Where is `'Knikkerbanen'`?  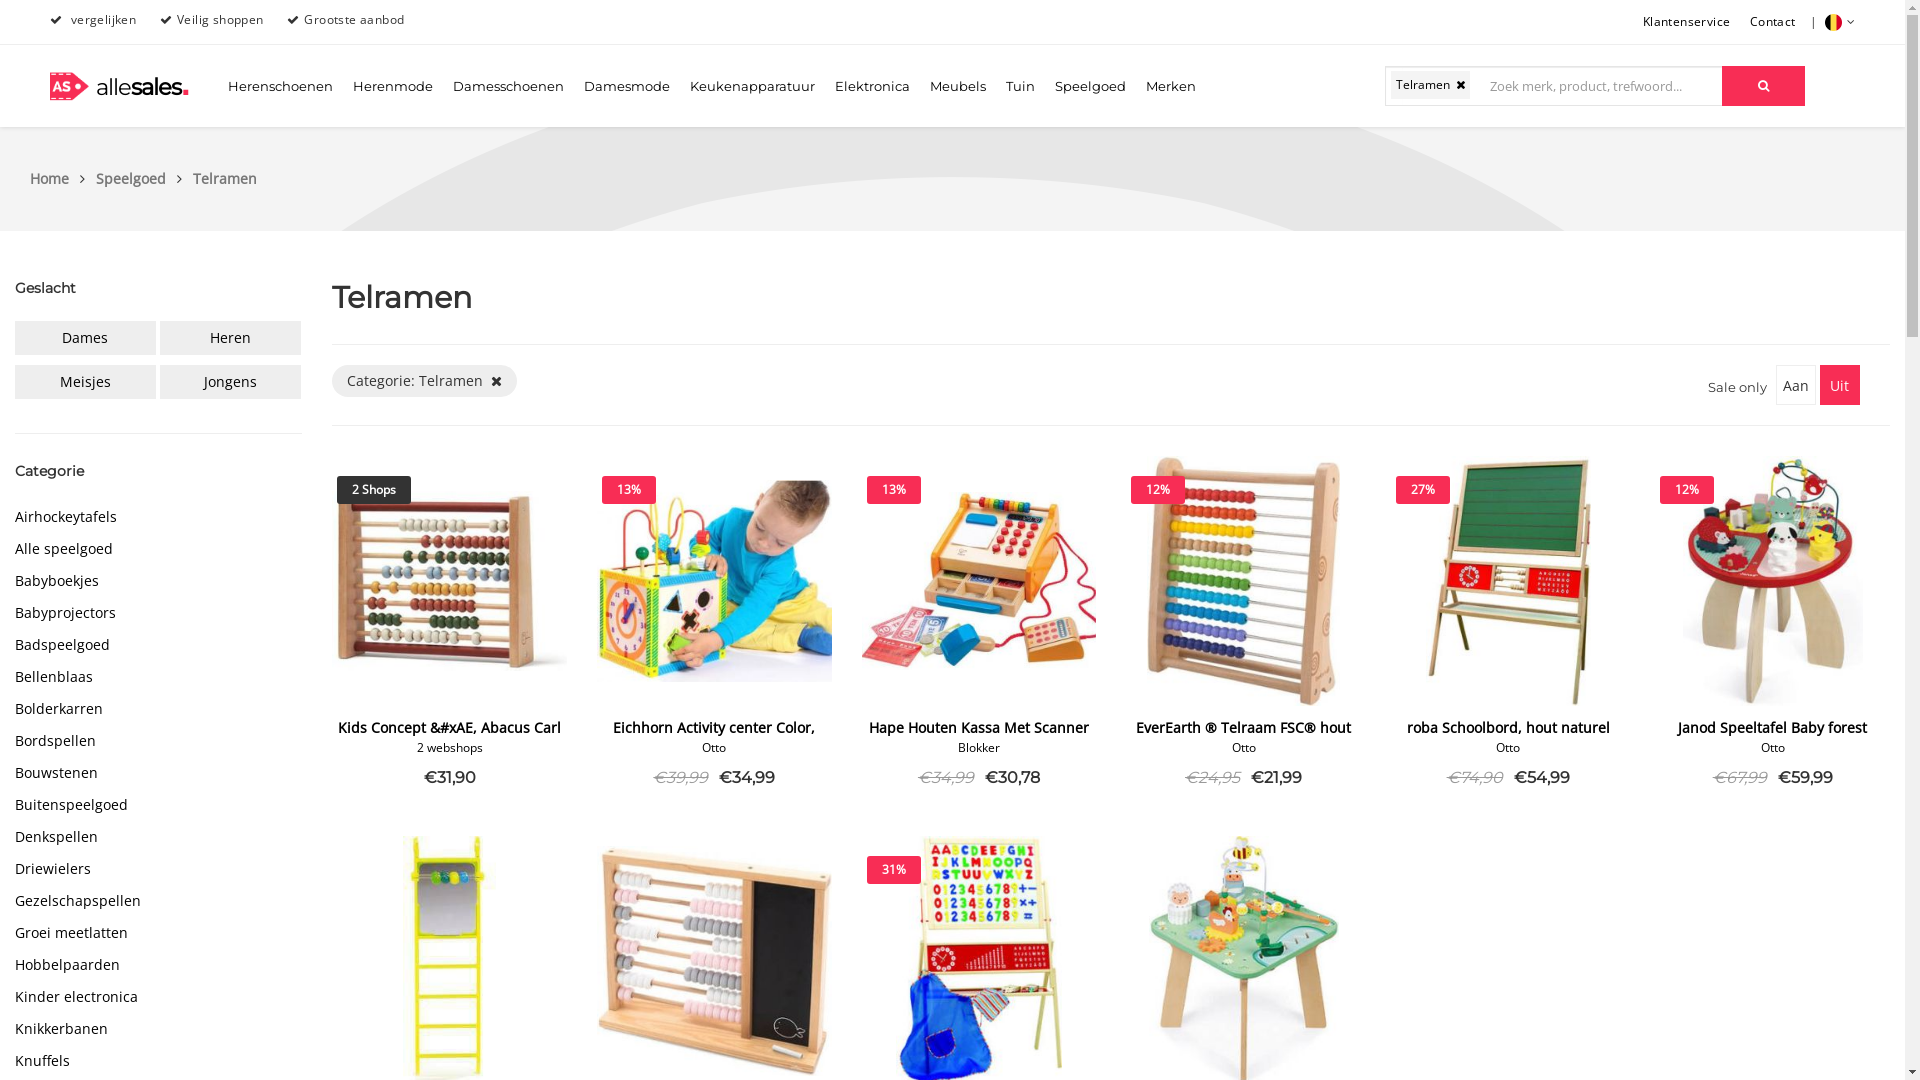
'Knikkerbanen' is located at coordinates (14, 1029).